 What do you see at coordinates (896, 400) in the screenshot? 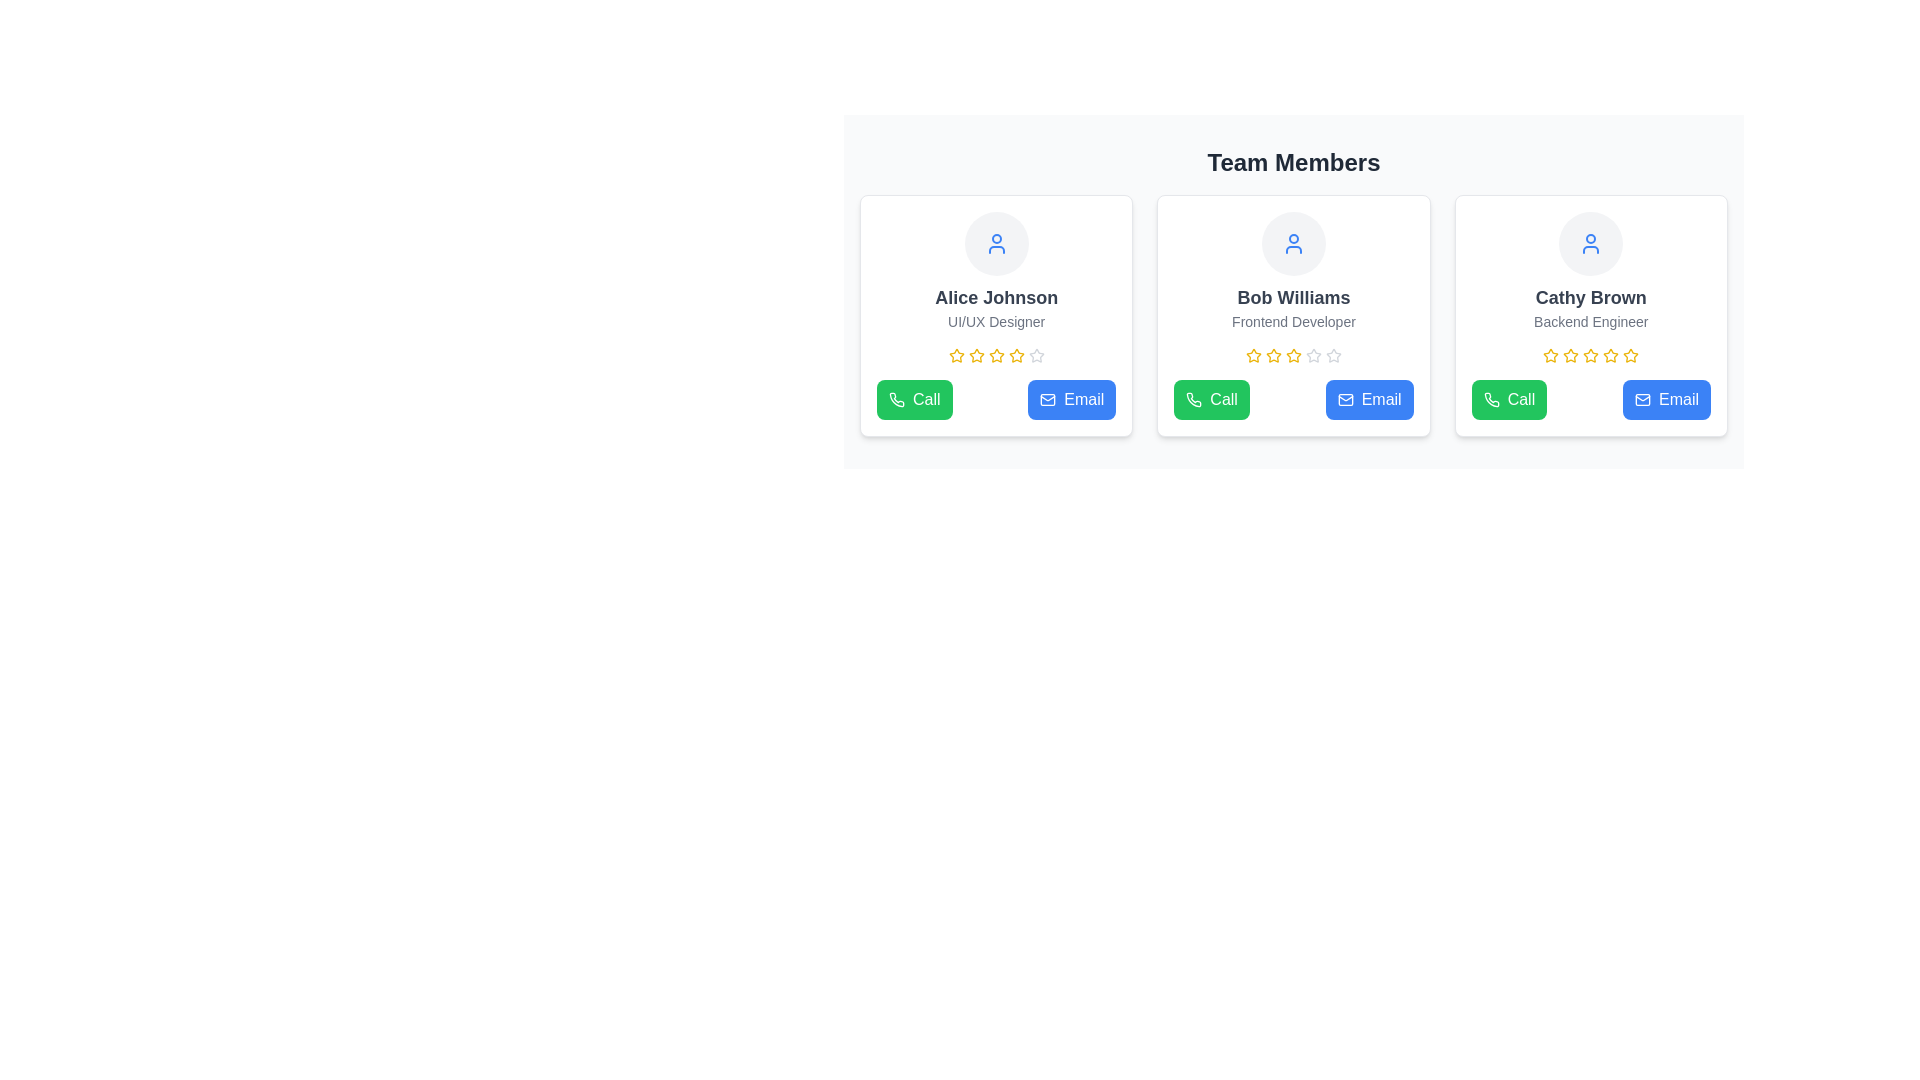
I see `the call icon located in the 'Call' button of Alice Johnson's team member card to initiate a phone call` at bounding box center [896, 400].